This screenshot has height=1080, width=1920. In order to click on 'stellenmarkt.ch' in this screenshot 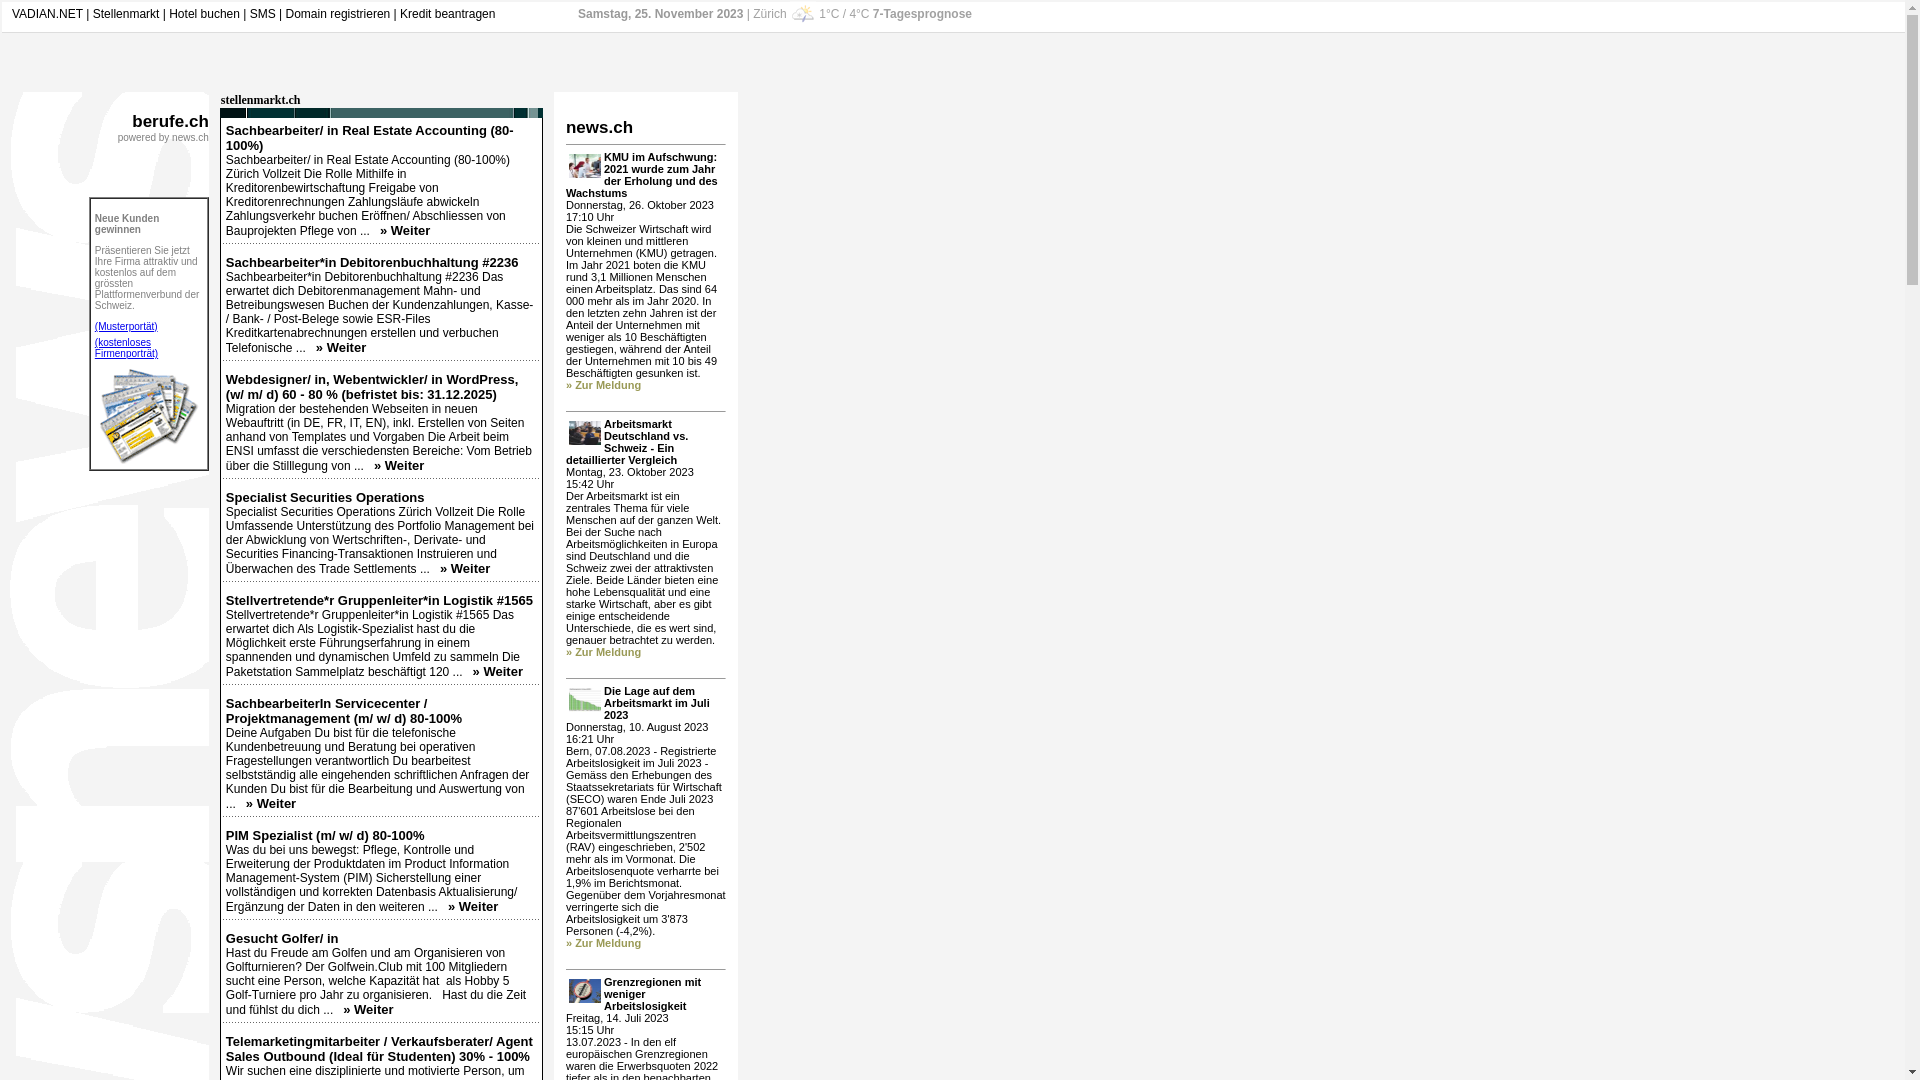, I will do `click(259, 100)`.